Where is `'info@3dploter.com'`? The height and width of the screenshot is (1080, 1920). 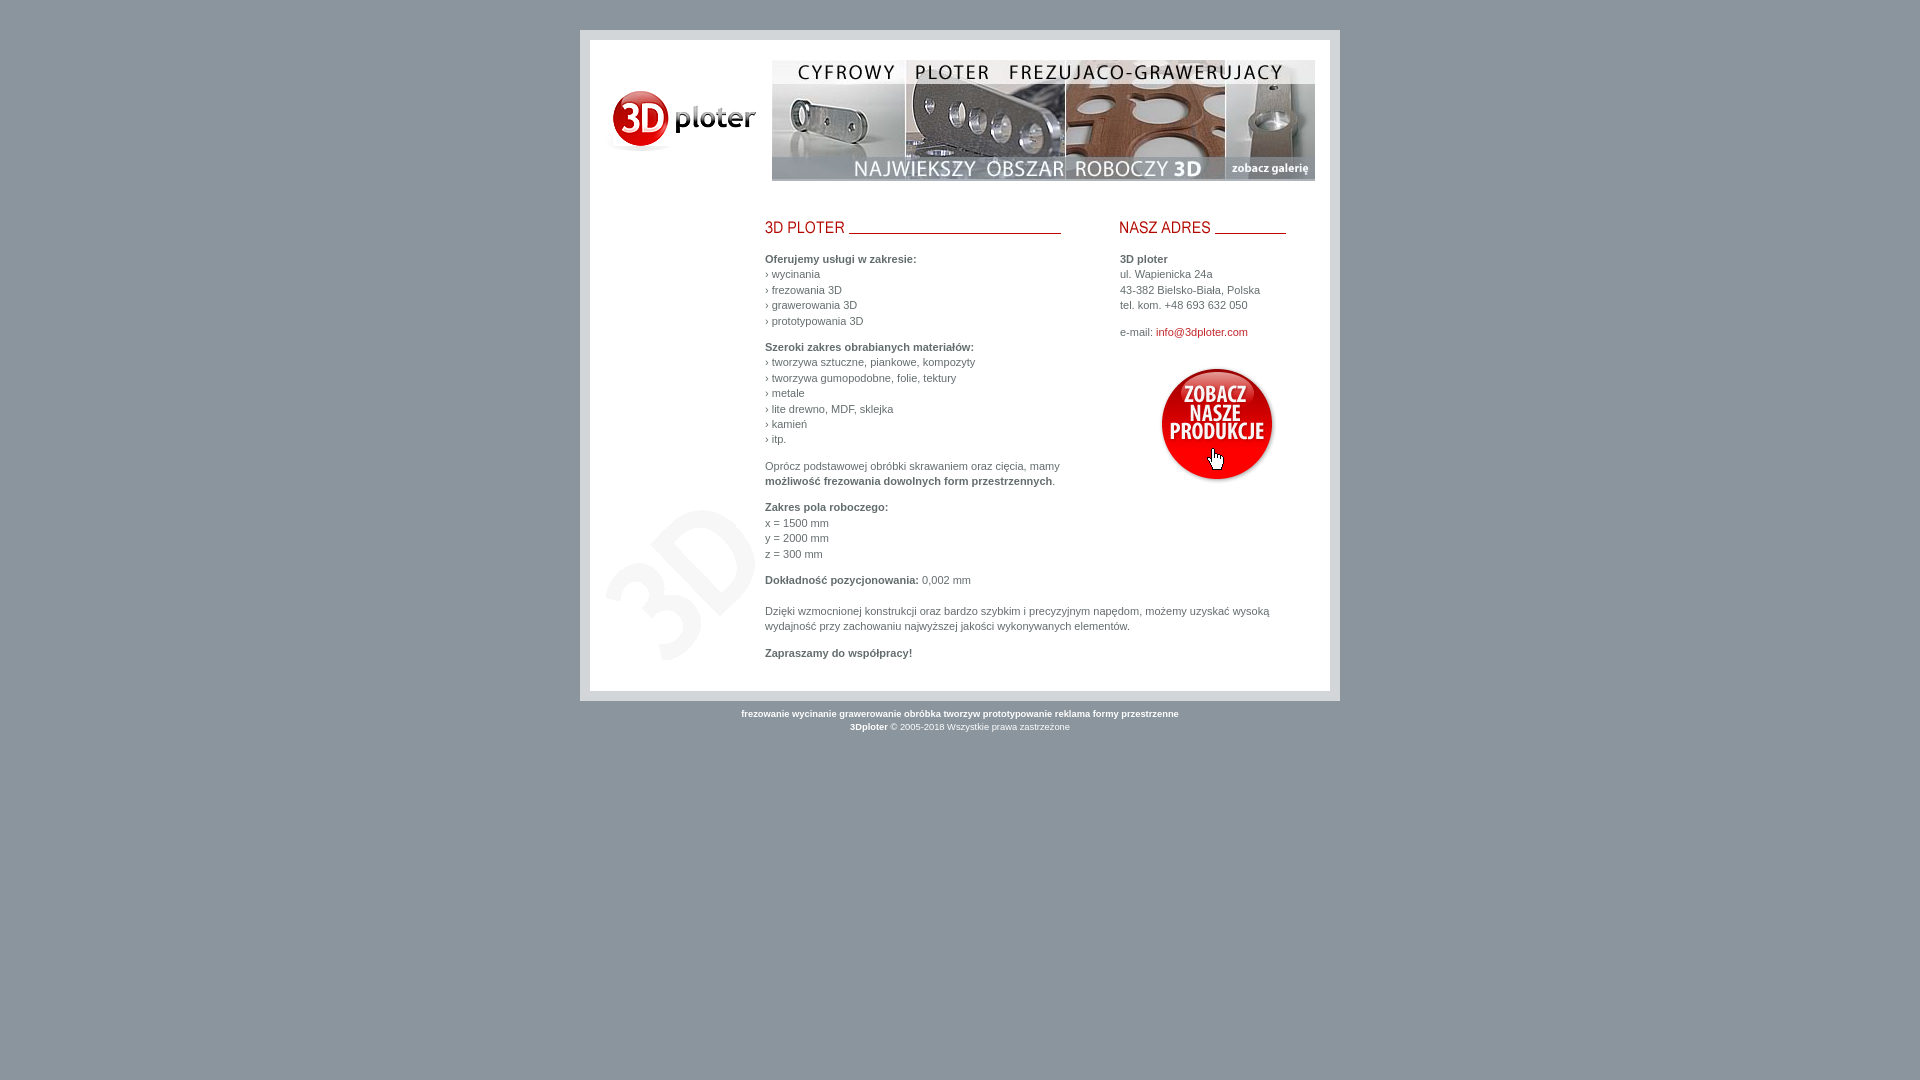 'info@3dploter.com' is located at coordinates (1200, 330).